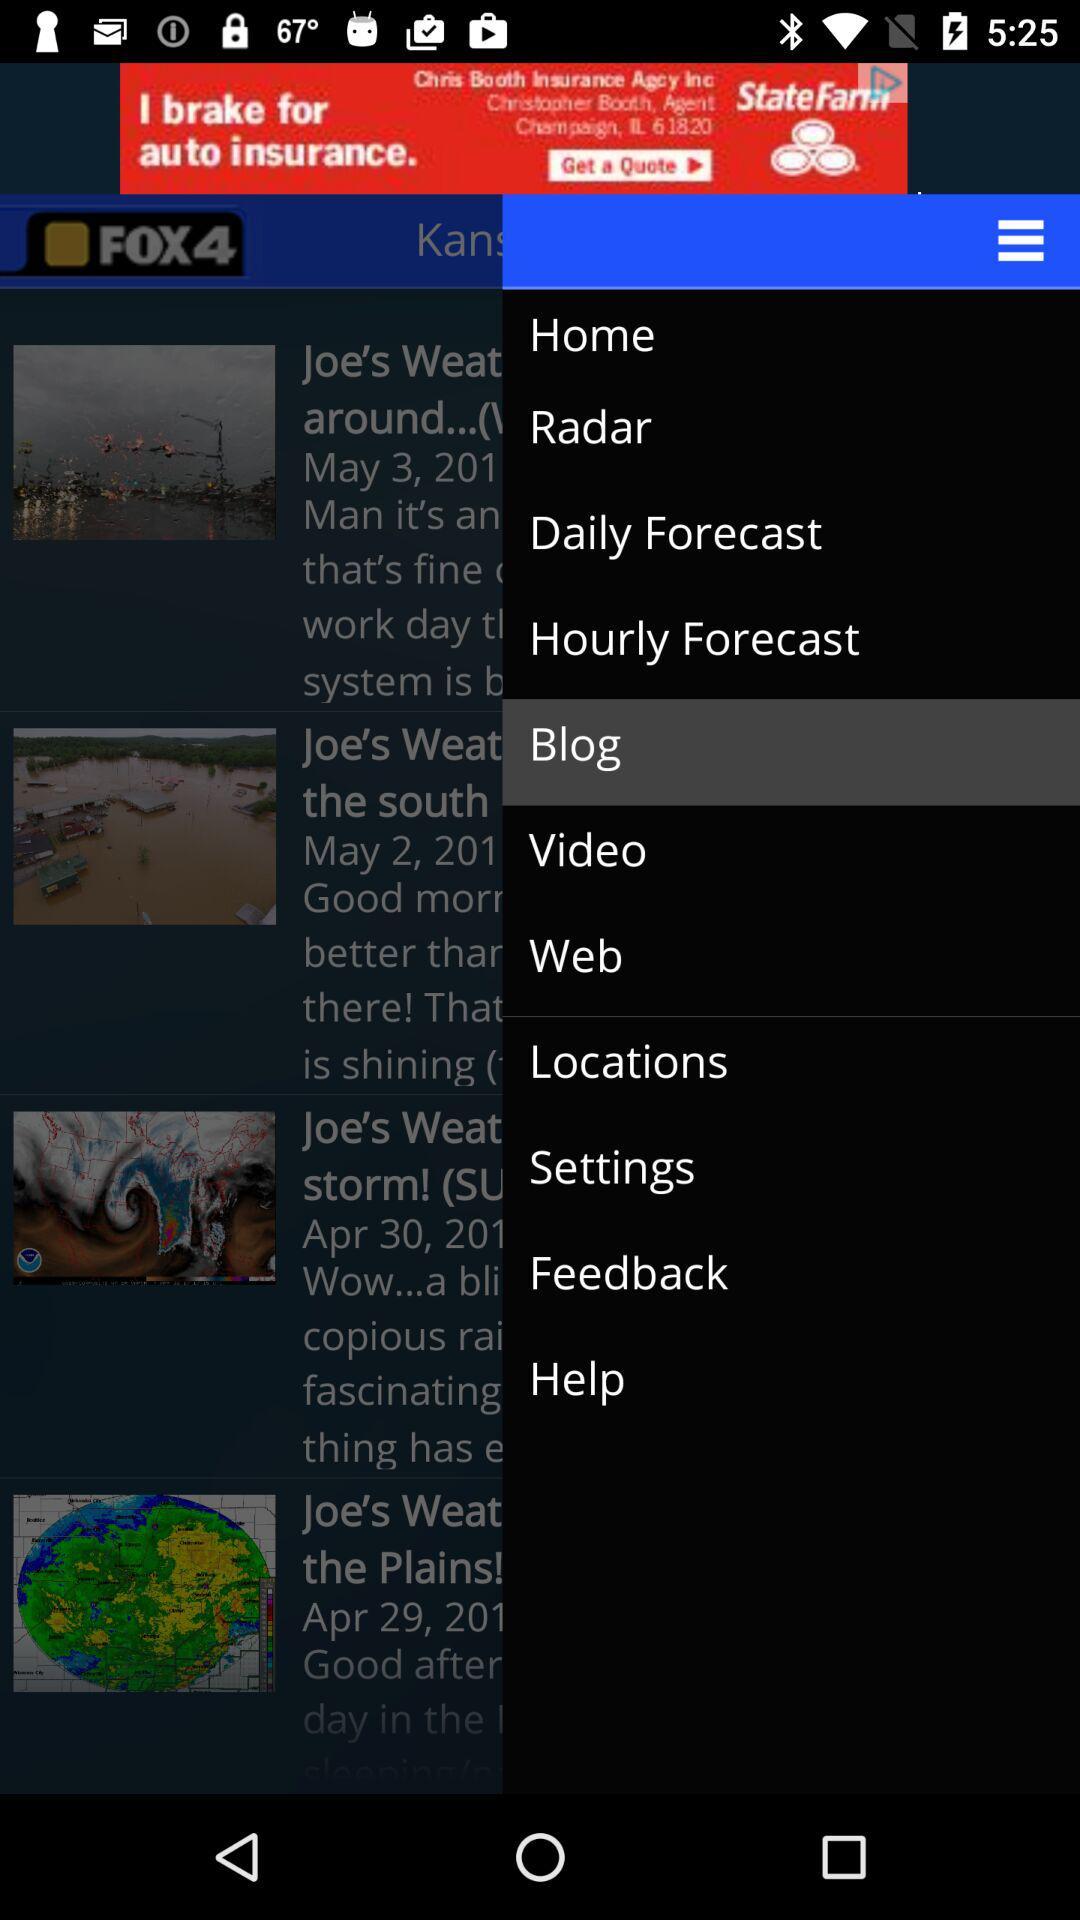 The width and height of the screenshot is (1080, 1920). Describe the element at coordinates (774, 955) in the screenshot. I see `the web` at that location.